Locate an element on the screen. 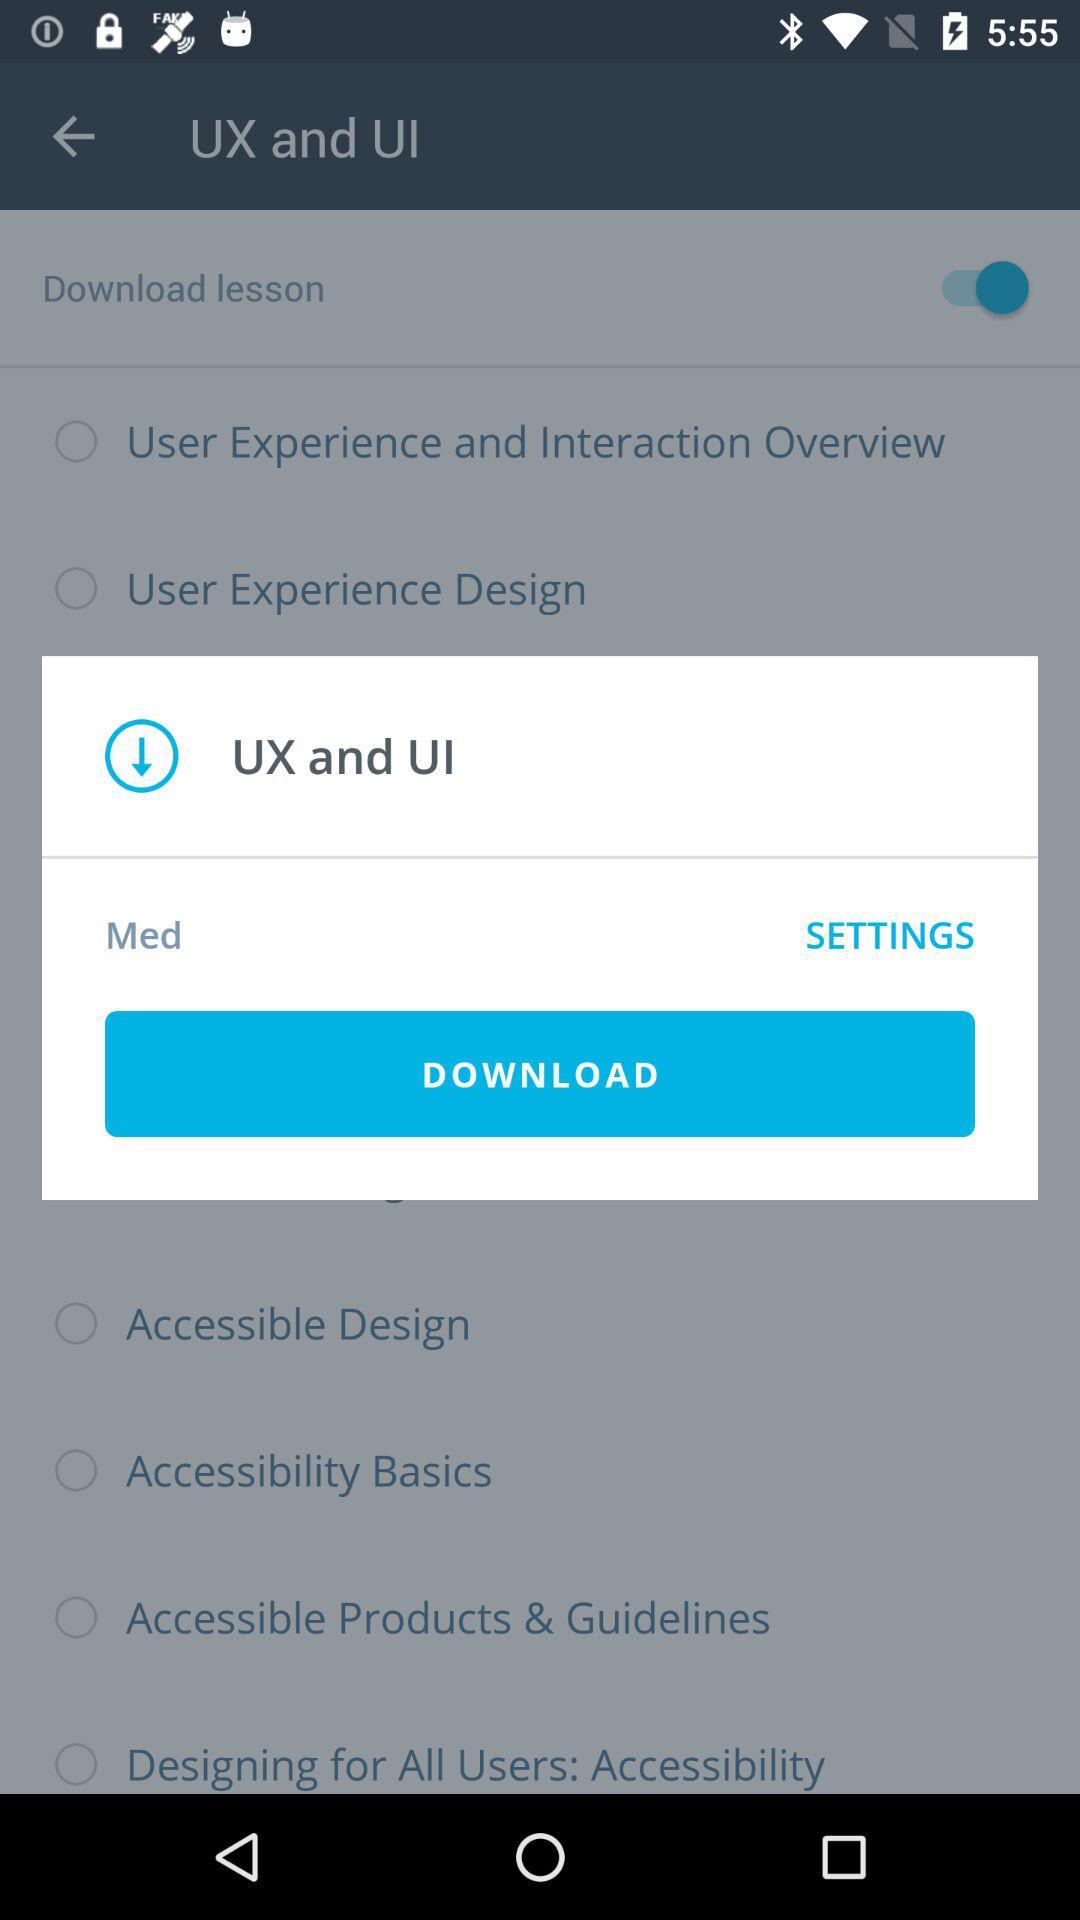  icon next to med icon is located at coordinates (889, 933).